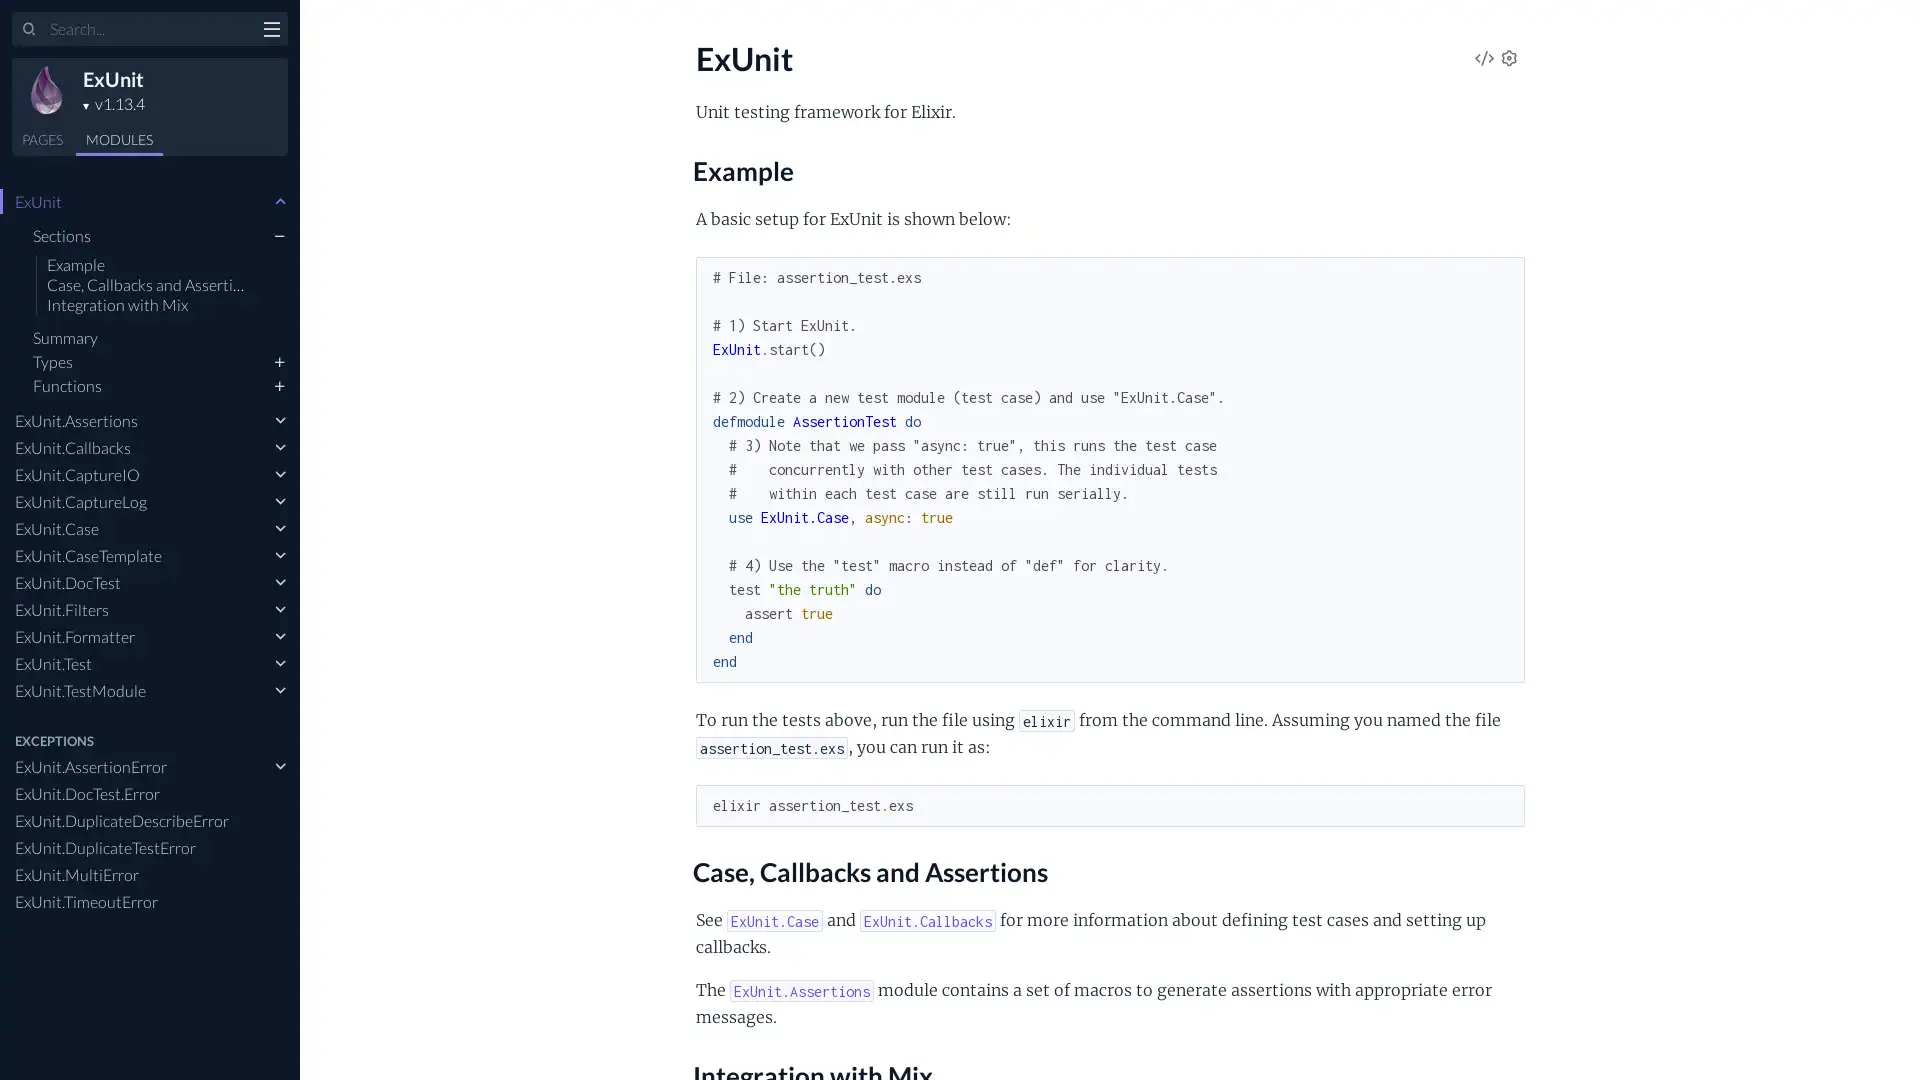 The width and height of the screenshot is (1920, 1080). What do you see at coordinates (270, 31) in the screenshot?
I see `toggle sidebar` at bounding box center [270, 31].